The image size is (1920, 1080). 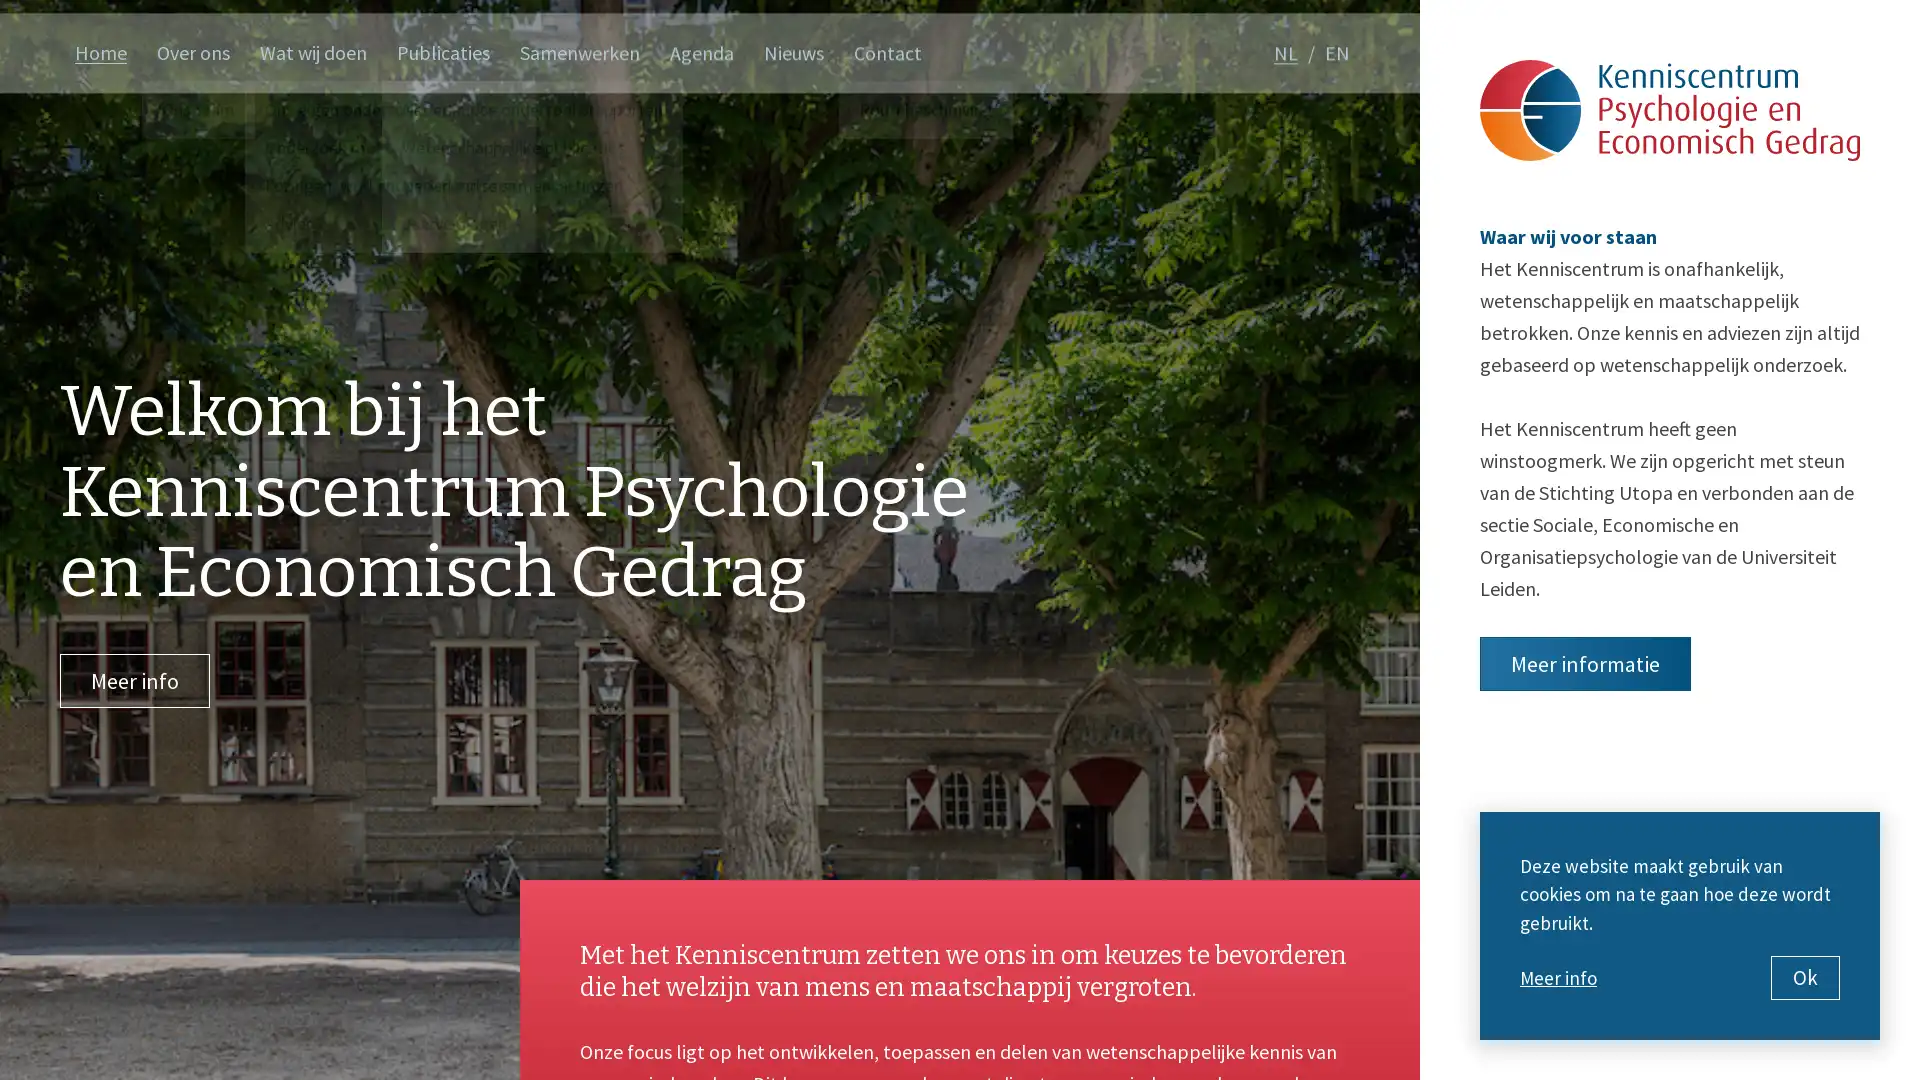 I want to click on Ok, so click(x=1805, y=977).